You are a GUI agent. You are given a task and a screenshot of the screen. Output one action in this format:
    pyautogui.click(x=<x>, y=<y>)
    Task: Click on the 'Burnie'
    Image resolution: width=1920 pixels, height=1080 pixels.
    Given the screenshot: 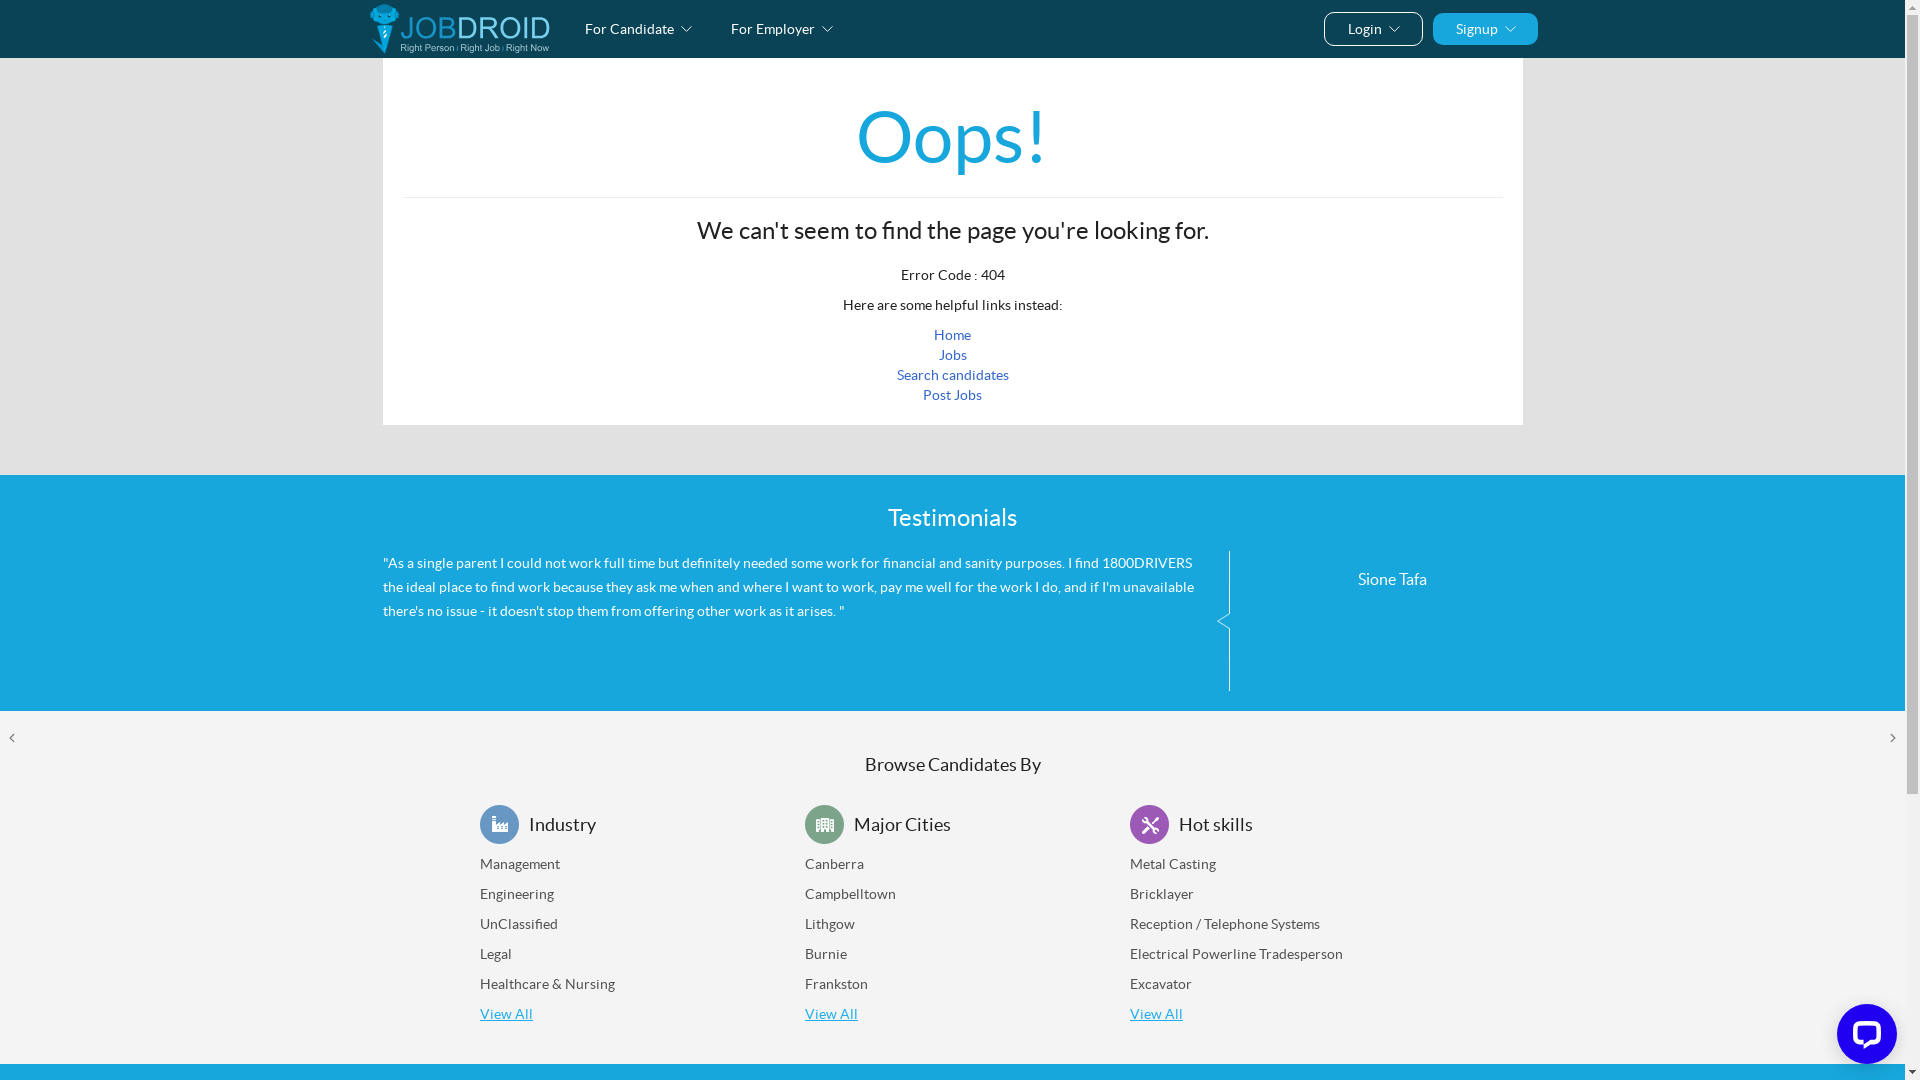 What is the action you would take?
    pyautogui.click(x=825, y=952)
    